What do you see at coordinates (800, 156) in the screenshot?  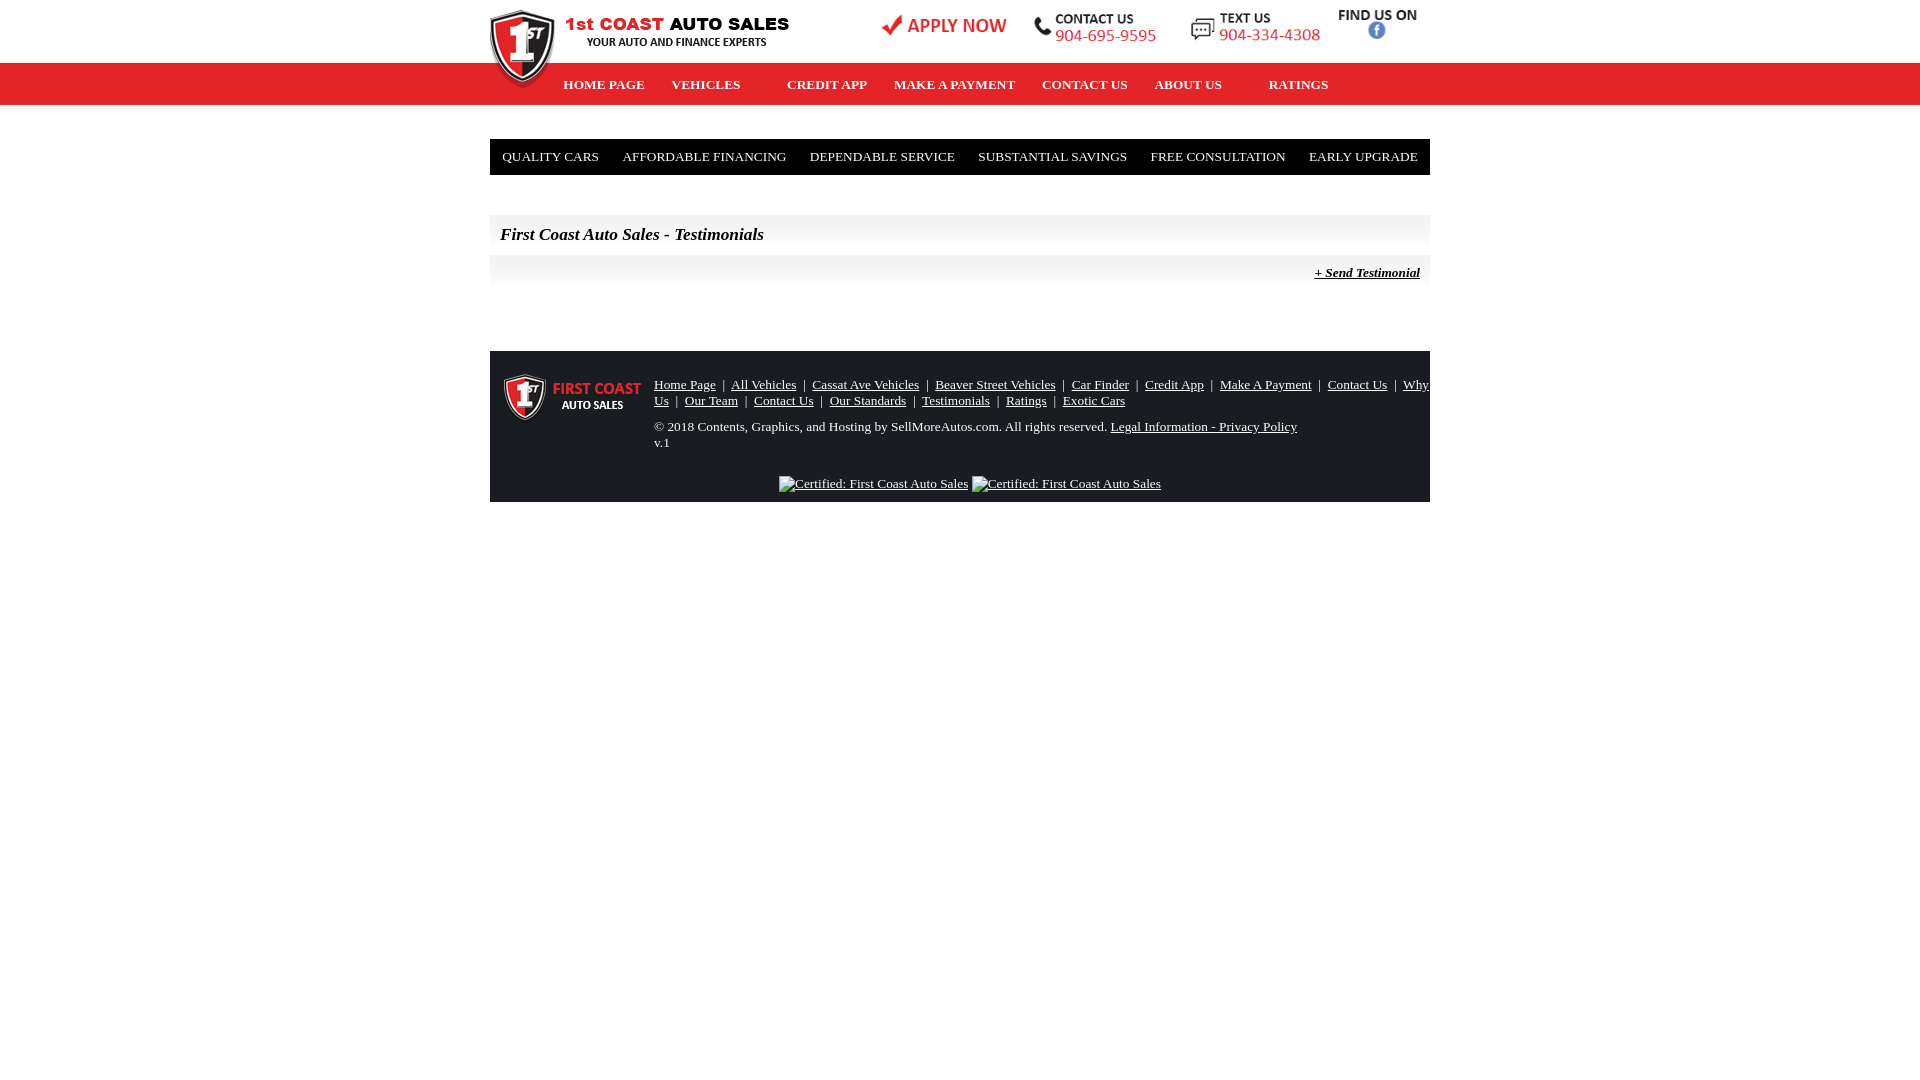 I see `'DEPENDABLE SERVICE'` at bounding box center [800, 156].